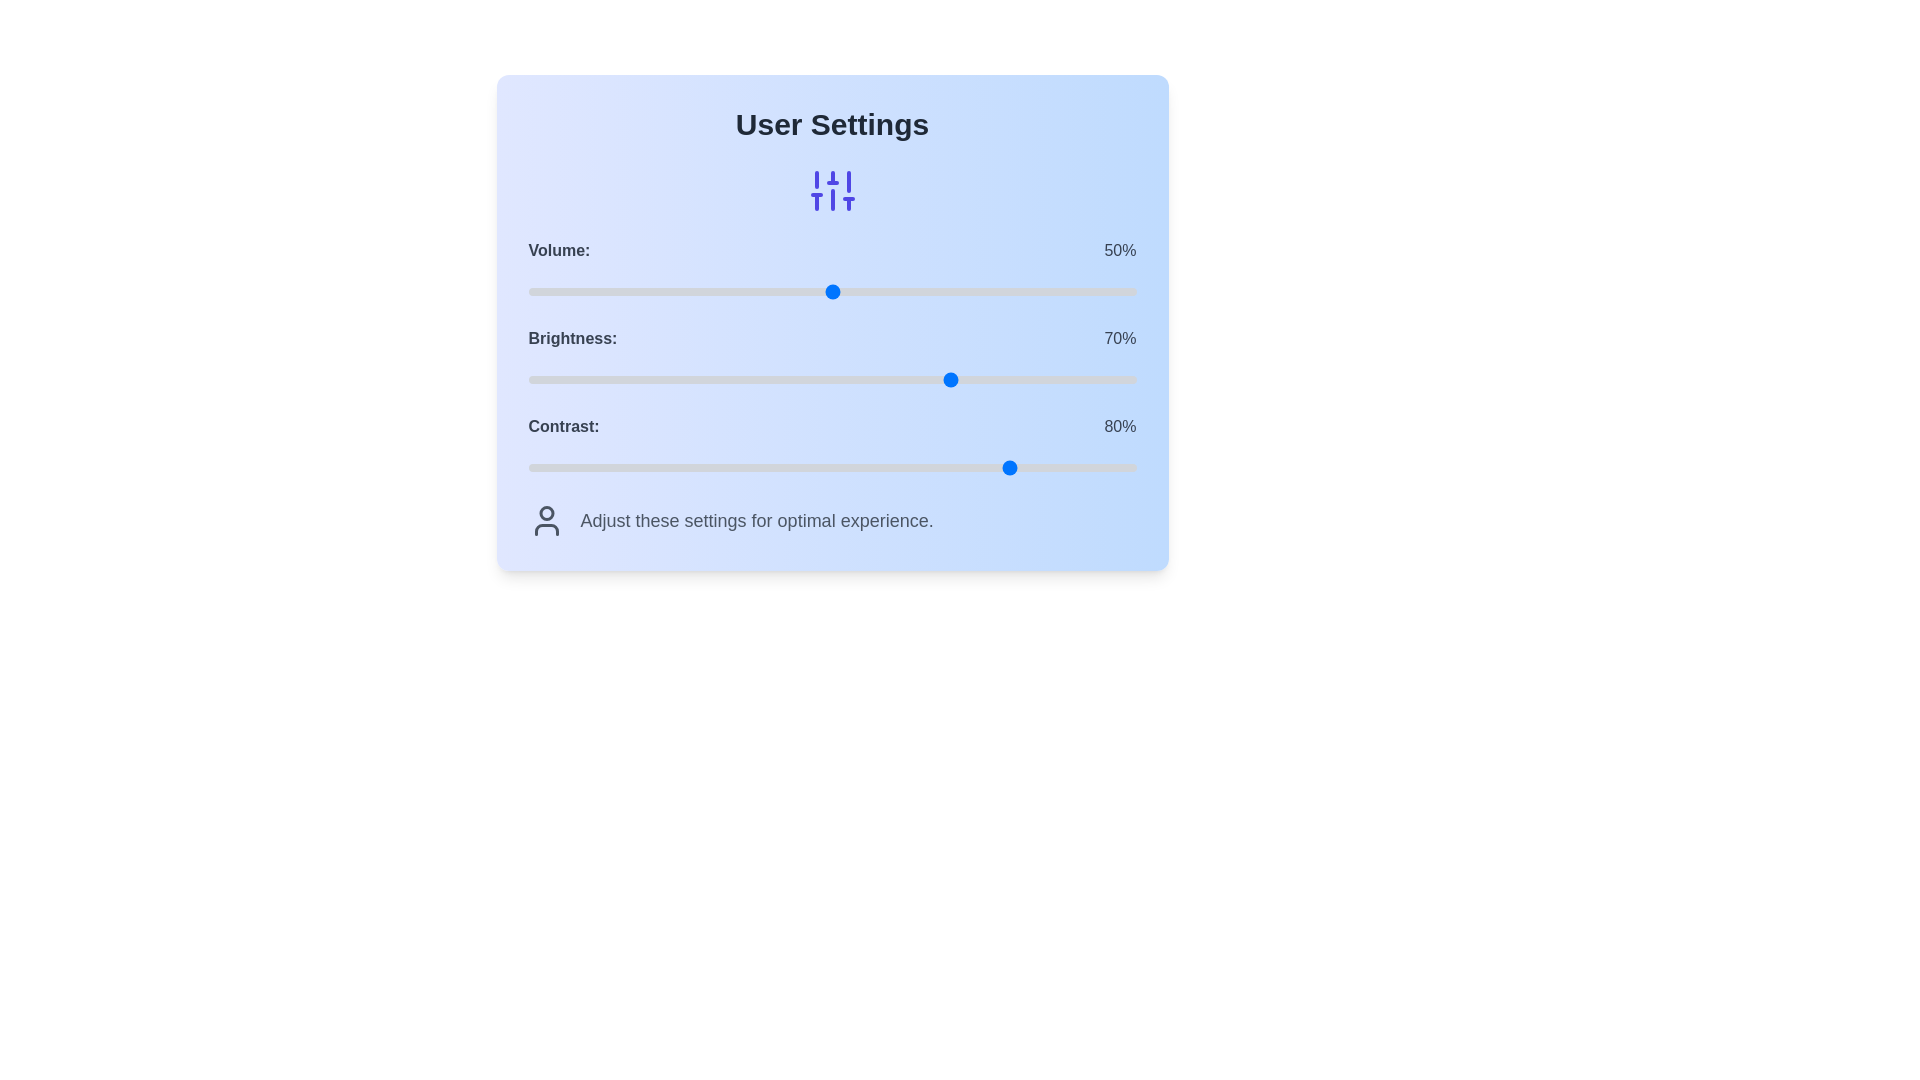 The width and height of the screenshot is (1920, 1080). I want to click on the brightness level, so click(844, 380).